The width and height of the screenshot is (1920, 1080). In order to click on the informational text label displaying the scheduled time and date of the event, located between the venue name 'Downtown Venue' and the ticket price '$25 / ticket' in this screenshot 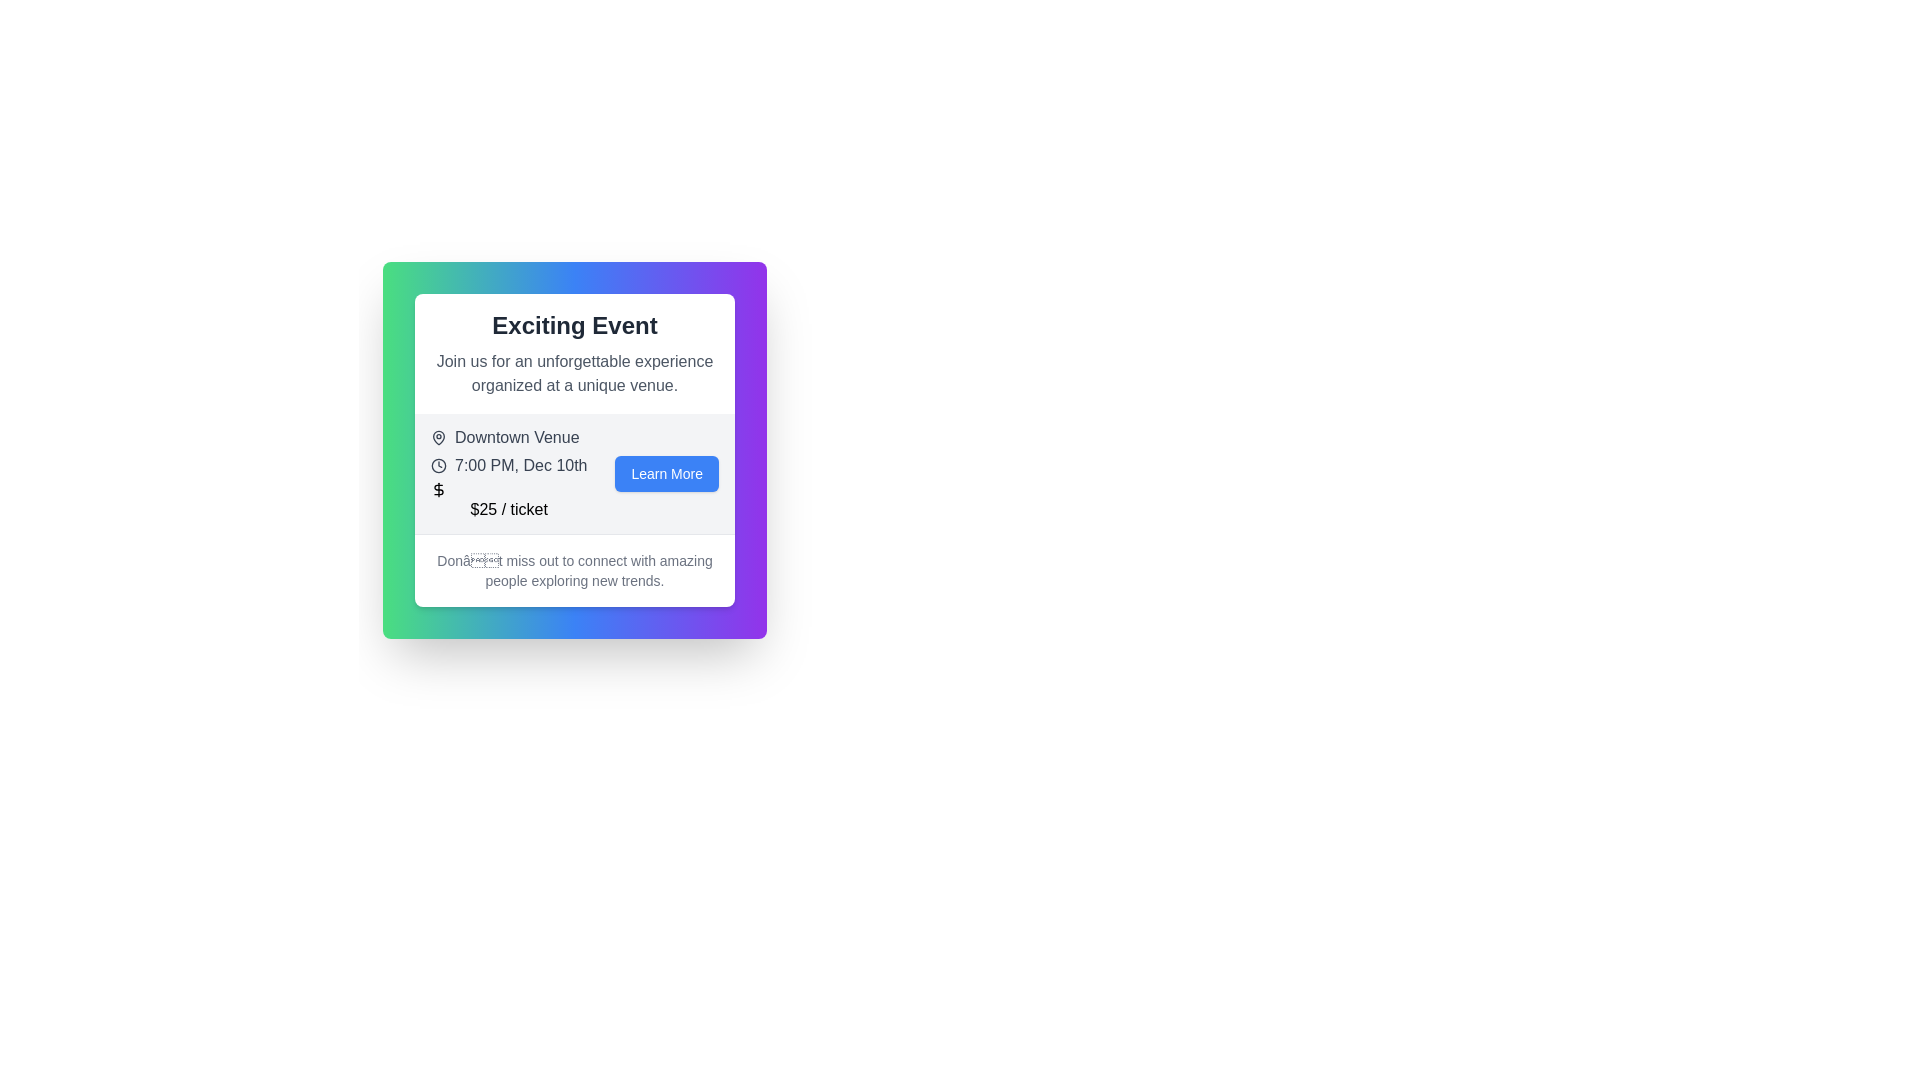, I will do `click(509, 466)`.